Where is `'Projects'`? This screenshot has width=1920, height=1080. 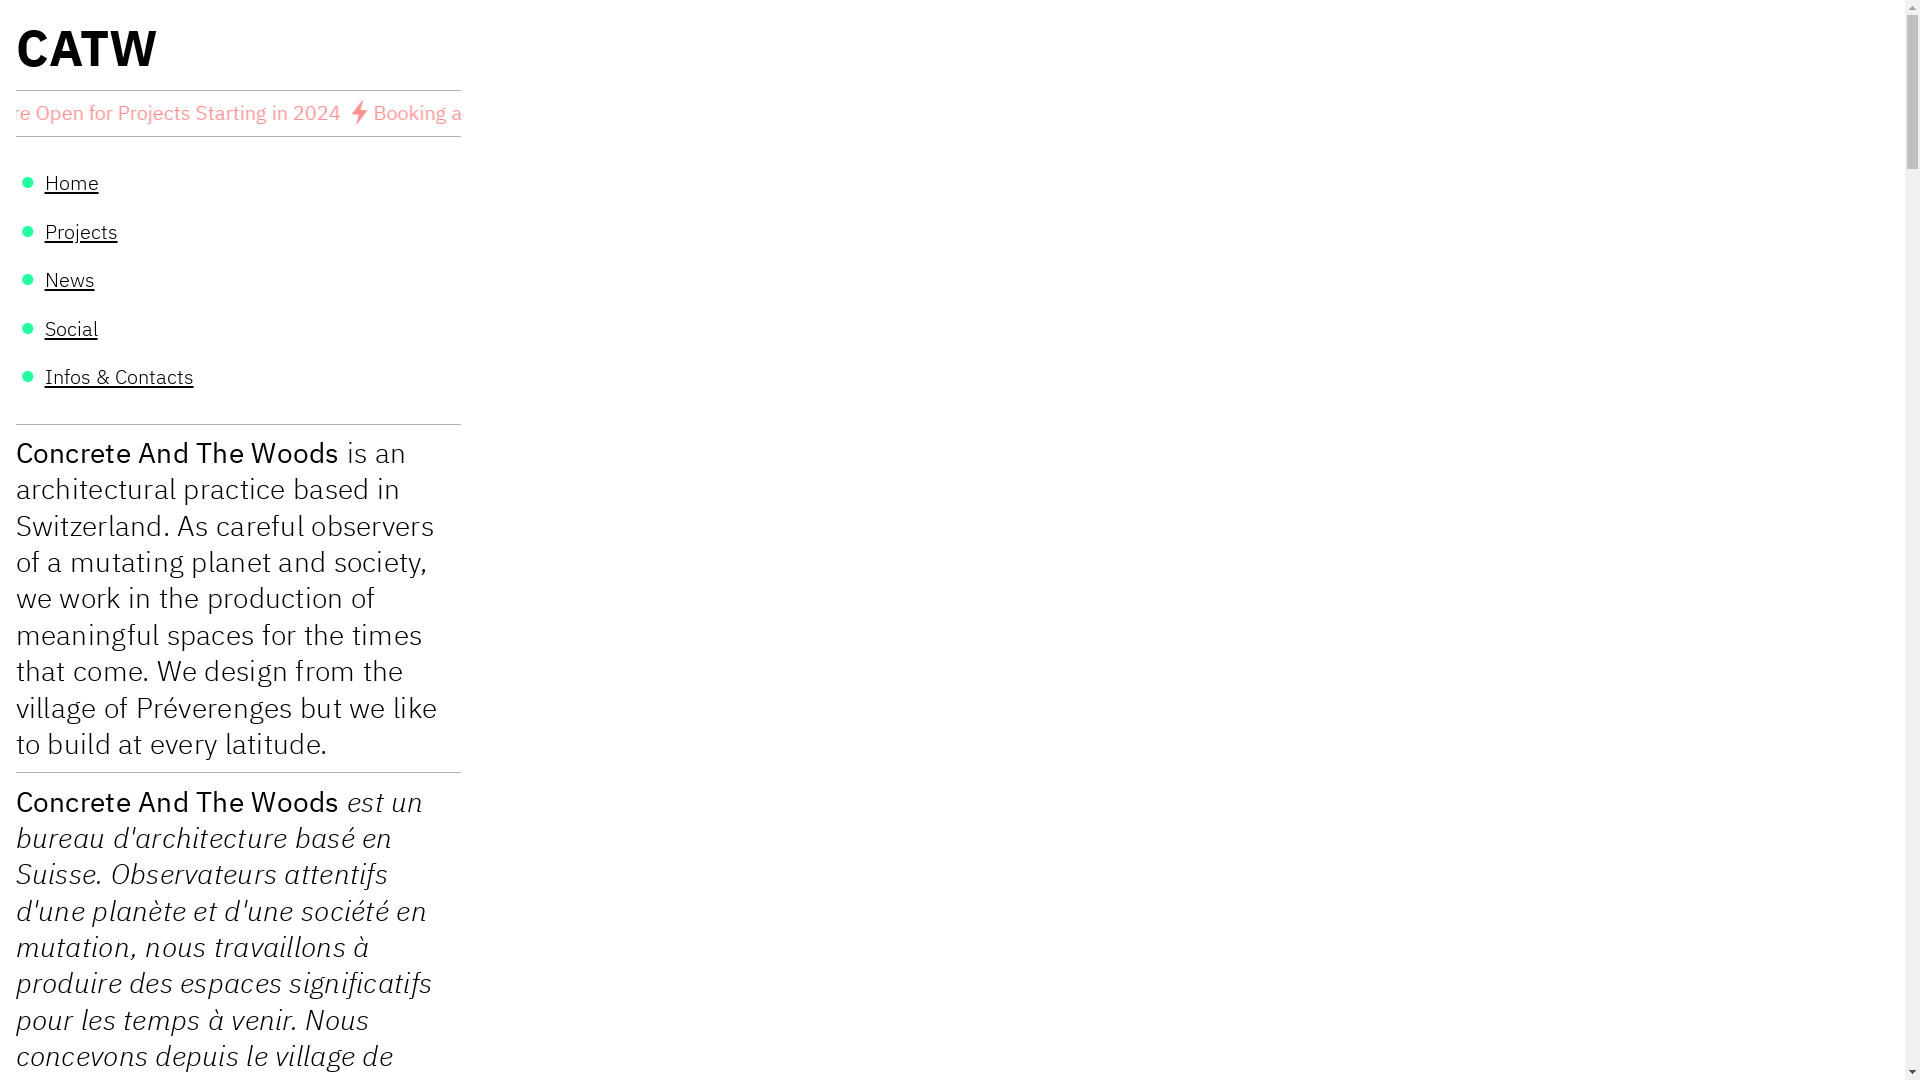 'Projects' is located at coordinates (80, 230).